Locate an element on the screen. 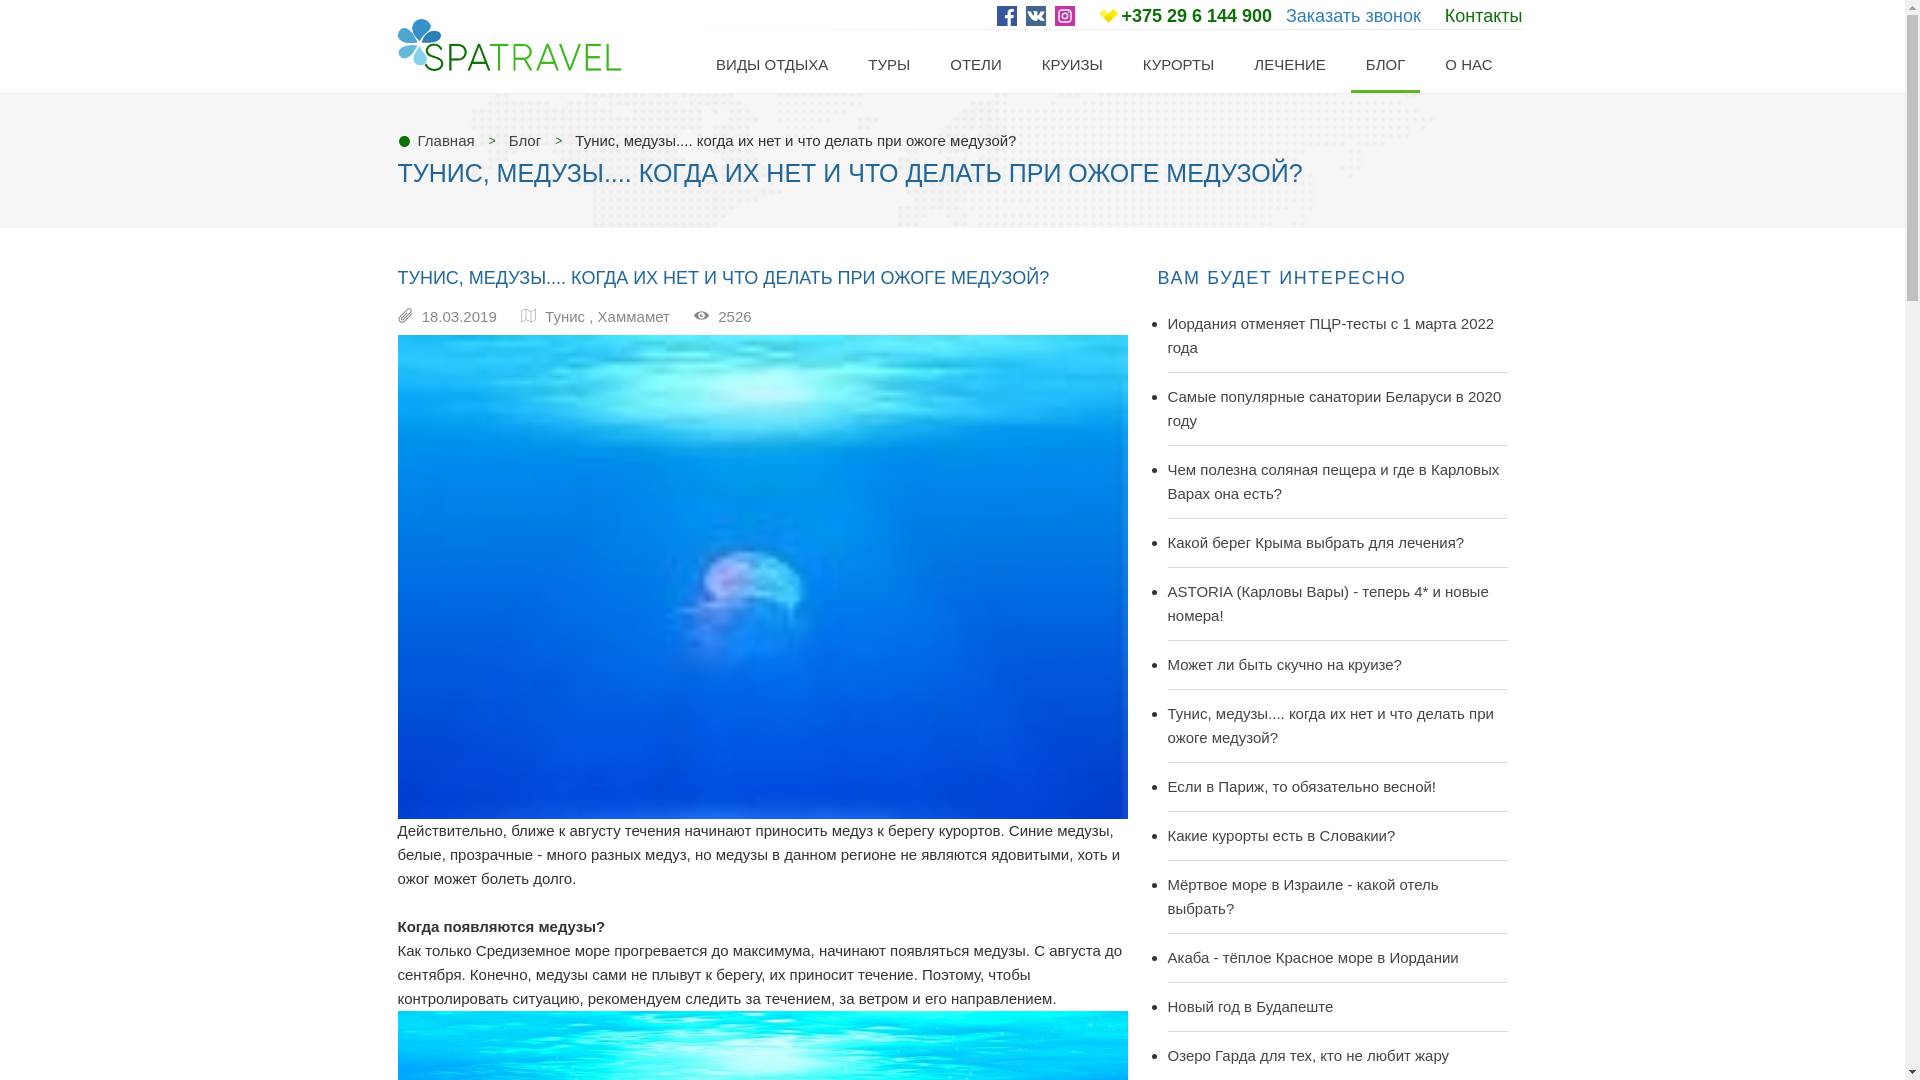 The width and height of the screenshot is (1920, 1080). '+375 29 6 144 900' is located at coordinates (1196, 15).